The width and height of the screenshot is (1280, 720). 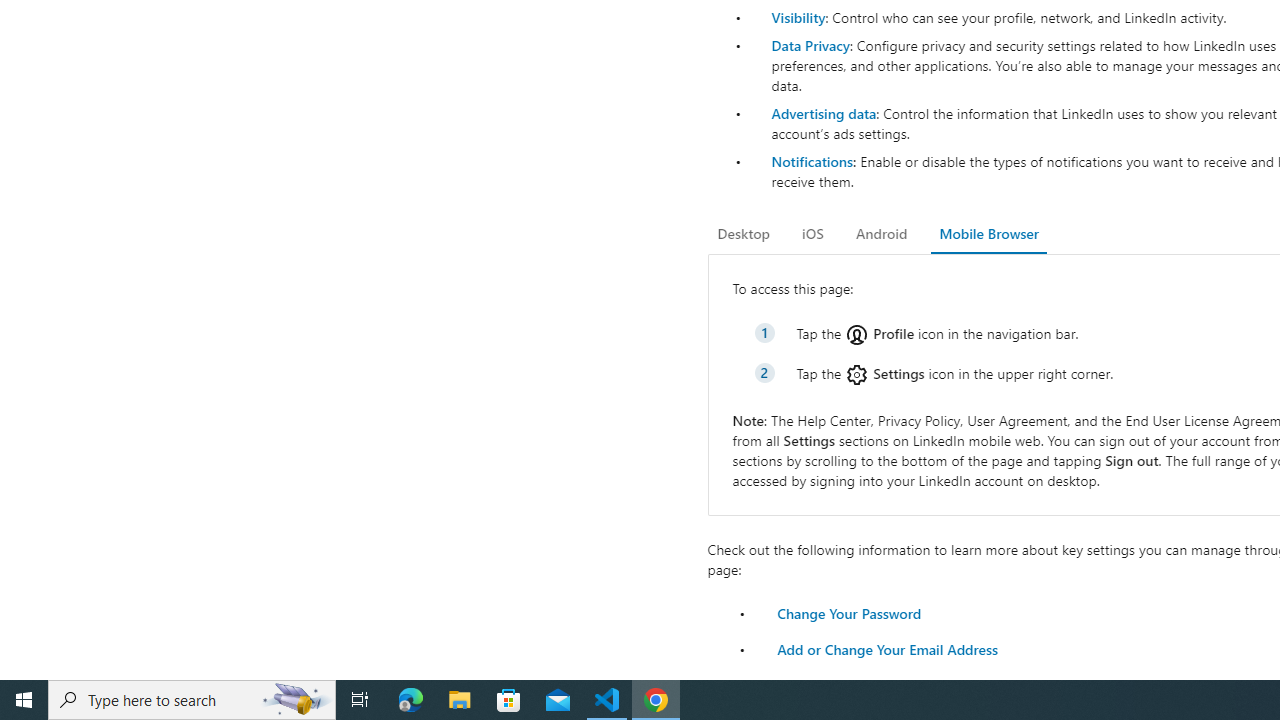 I want to click on 'Data Privacy', so click(x=810, y=45).